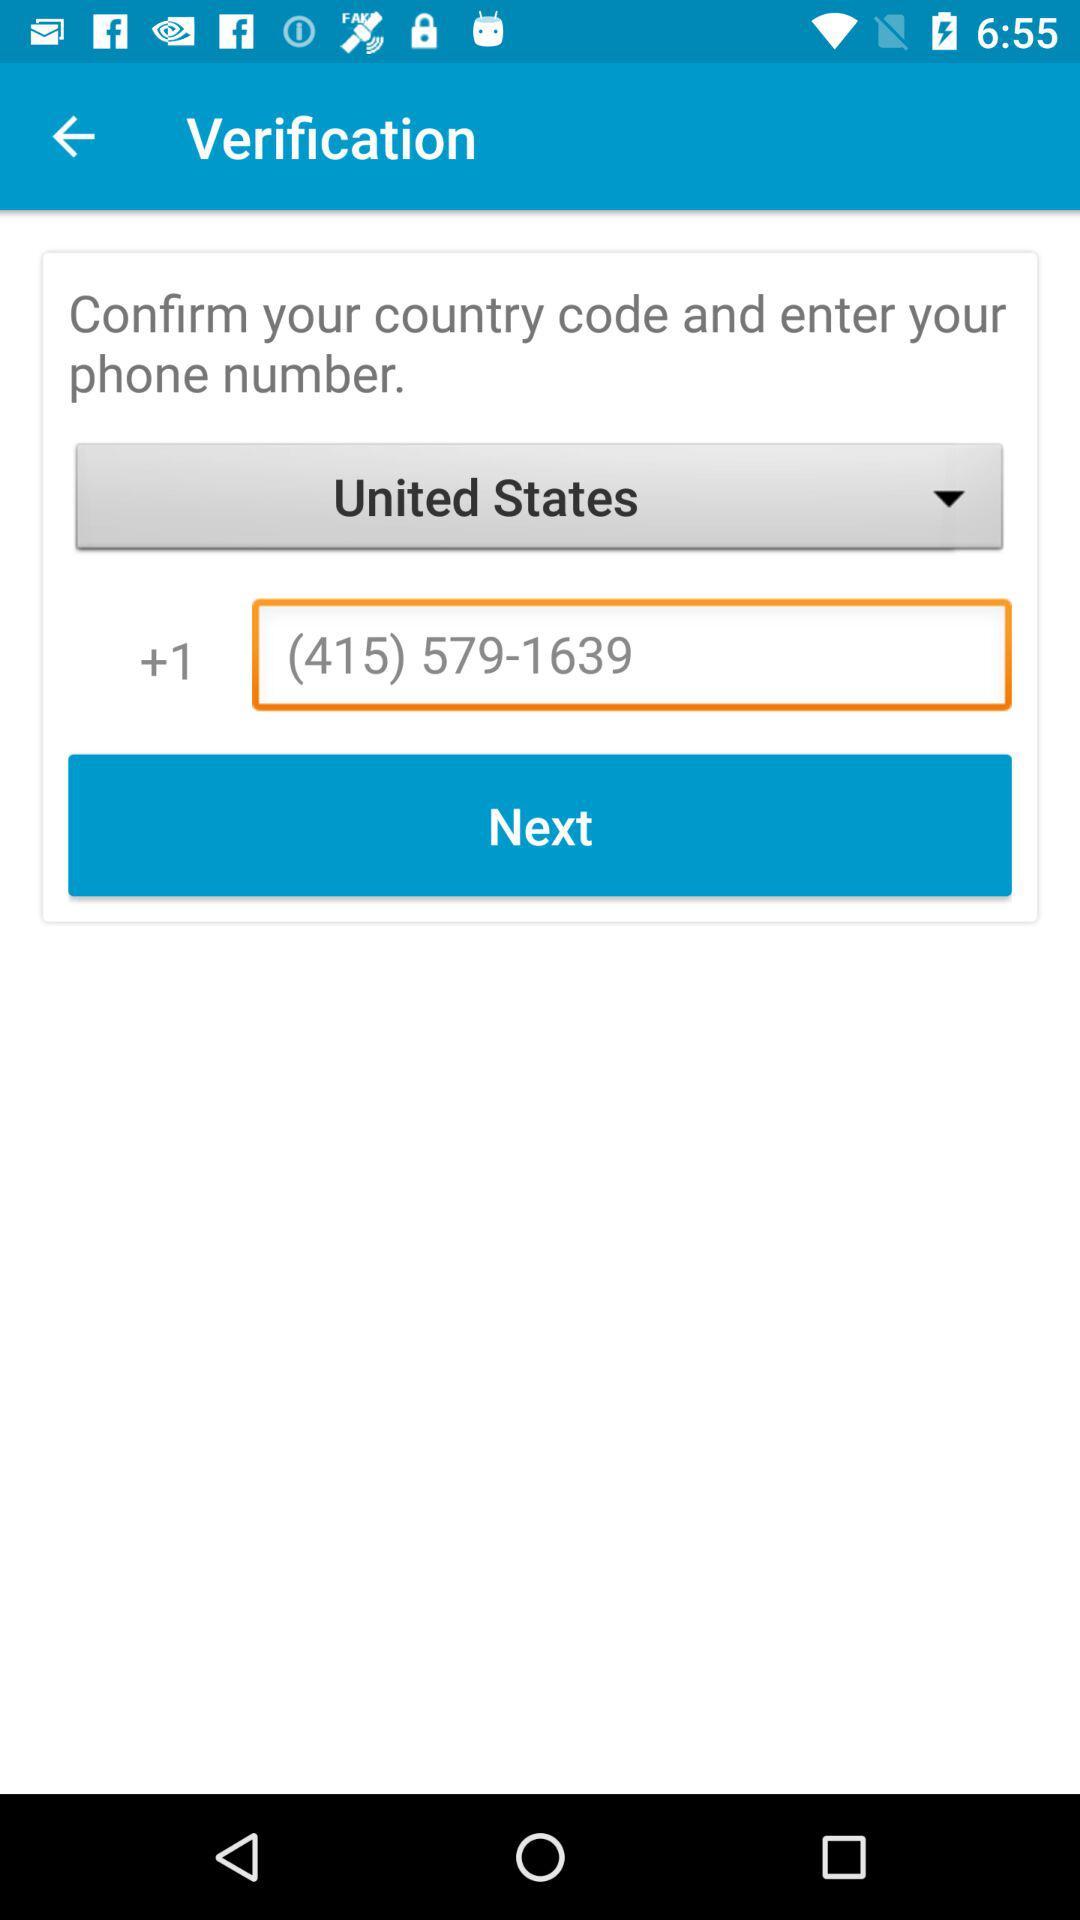 The image size is (1080, 1920). What do you see at coordinates (540, 825) in the screenshot?
I see `icon below the (415) 579-1639 icon` at bounding box center [540, 825].